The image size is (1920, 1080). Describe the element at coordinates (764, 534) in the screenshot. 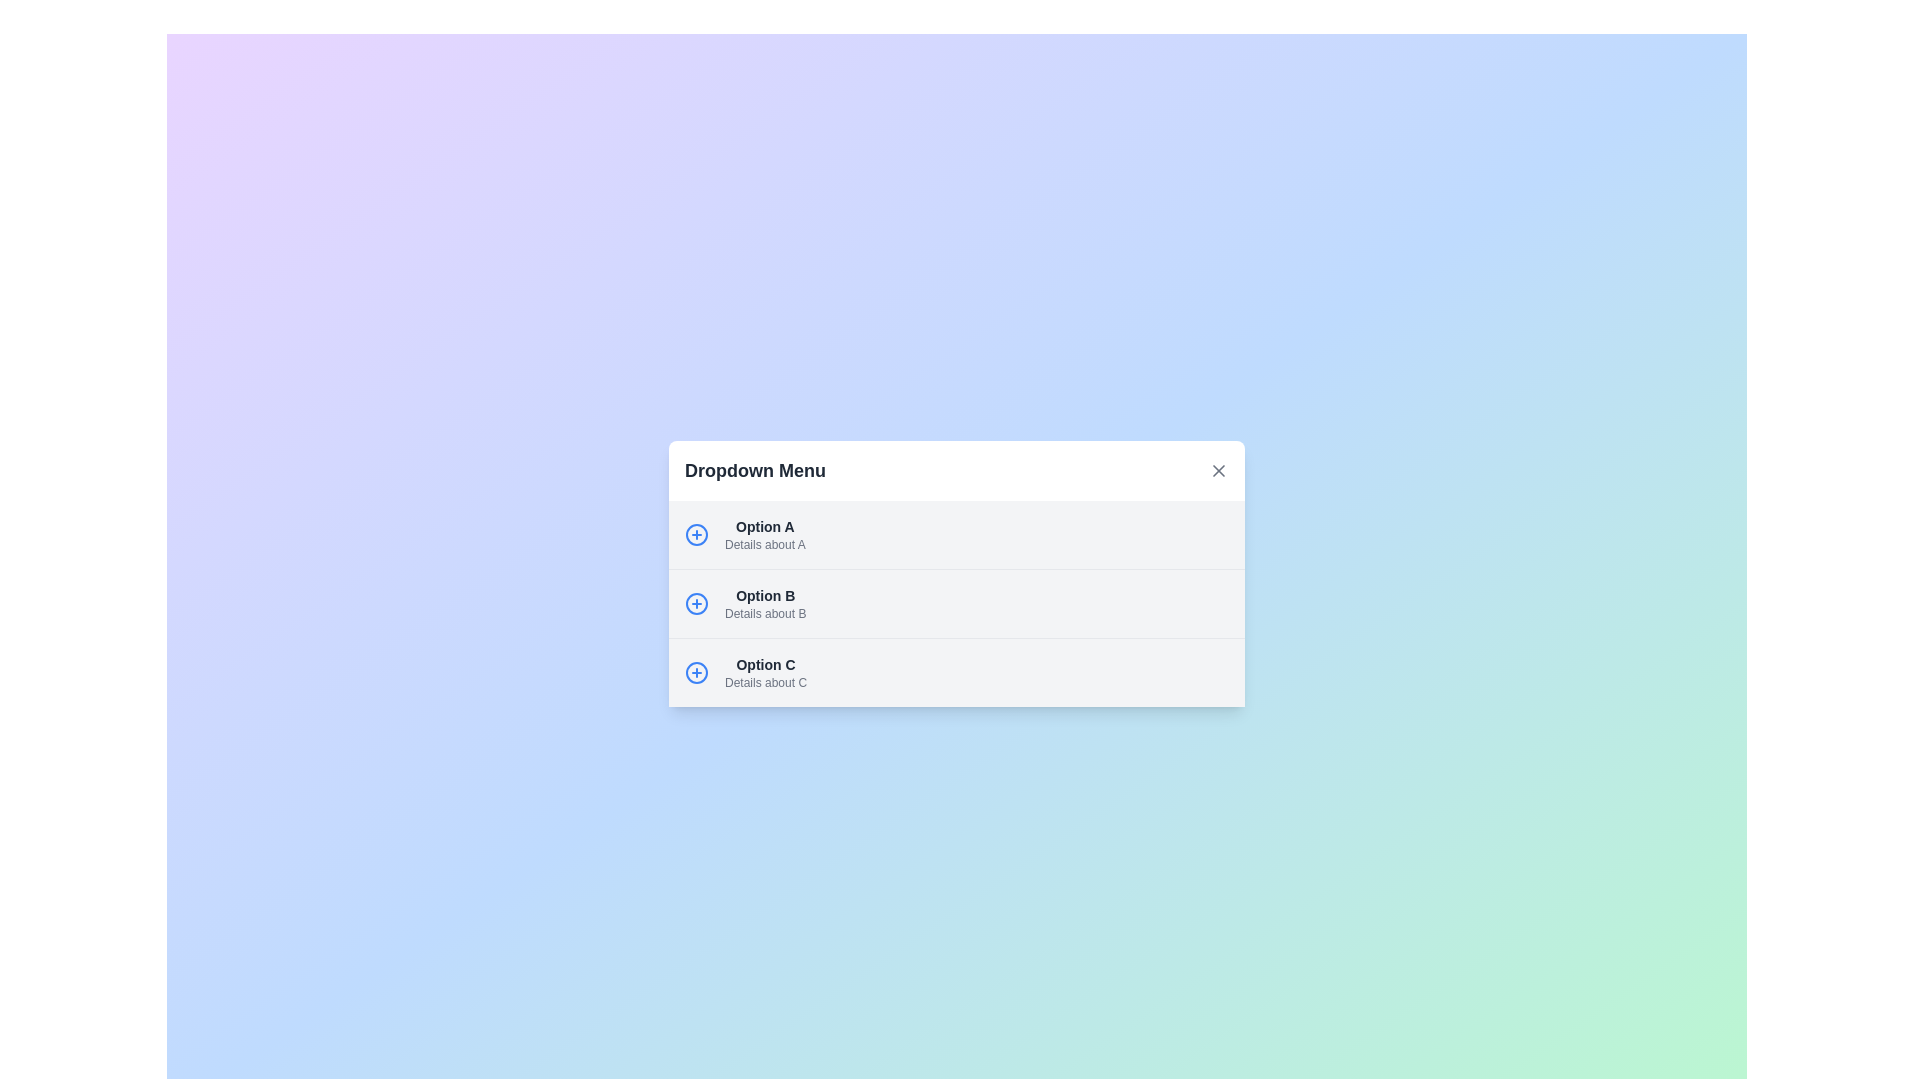

I see `the List Item element labeled 'Option A'` at that location.